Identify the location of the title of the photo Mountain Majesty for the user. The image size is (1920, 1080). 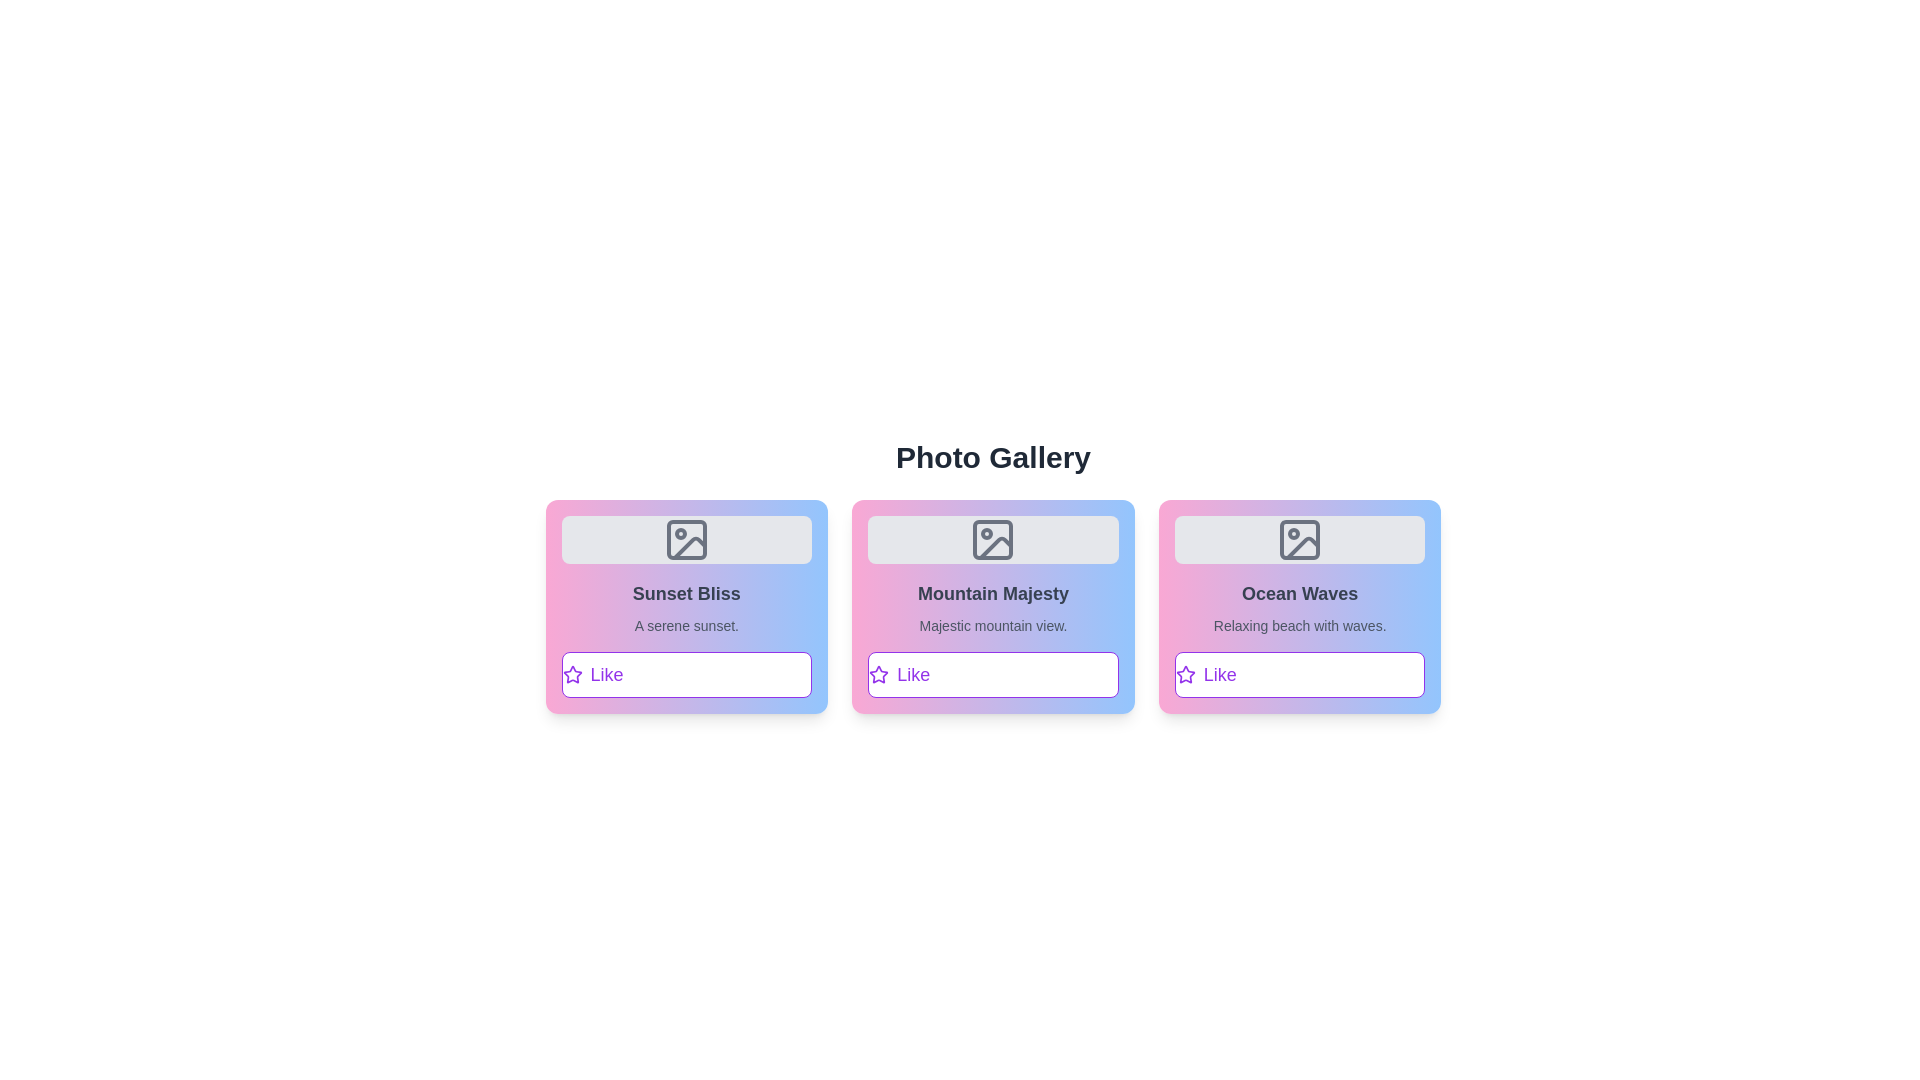
(993, 593).